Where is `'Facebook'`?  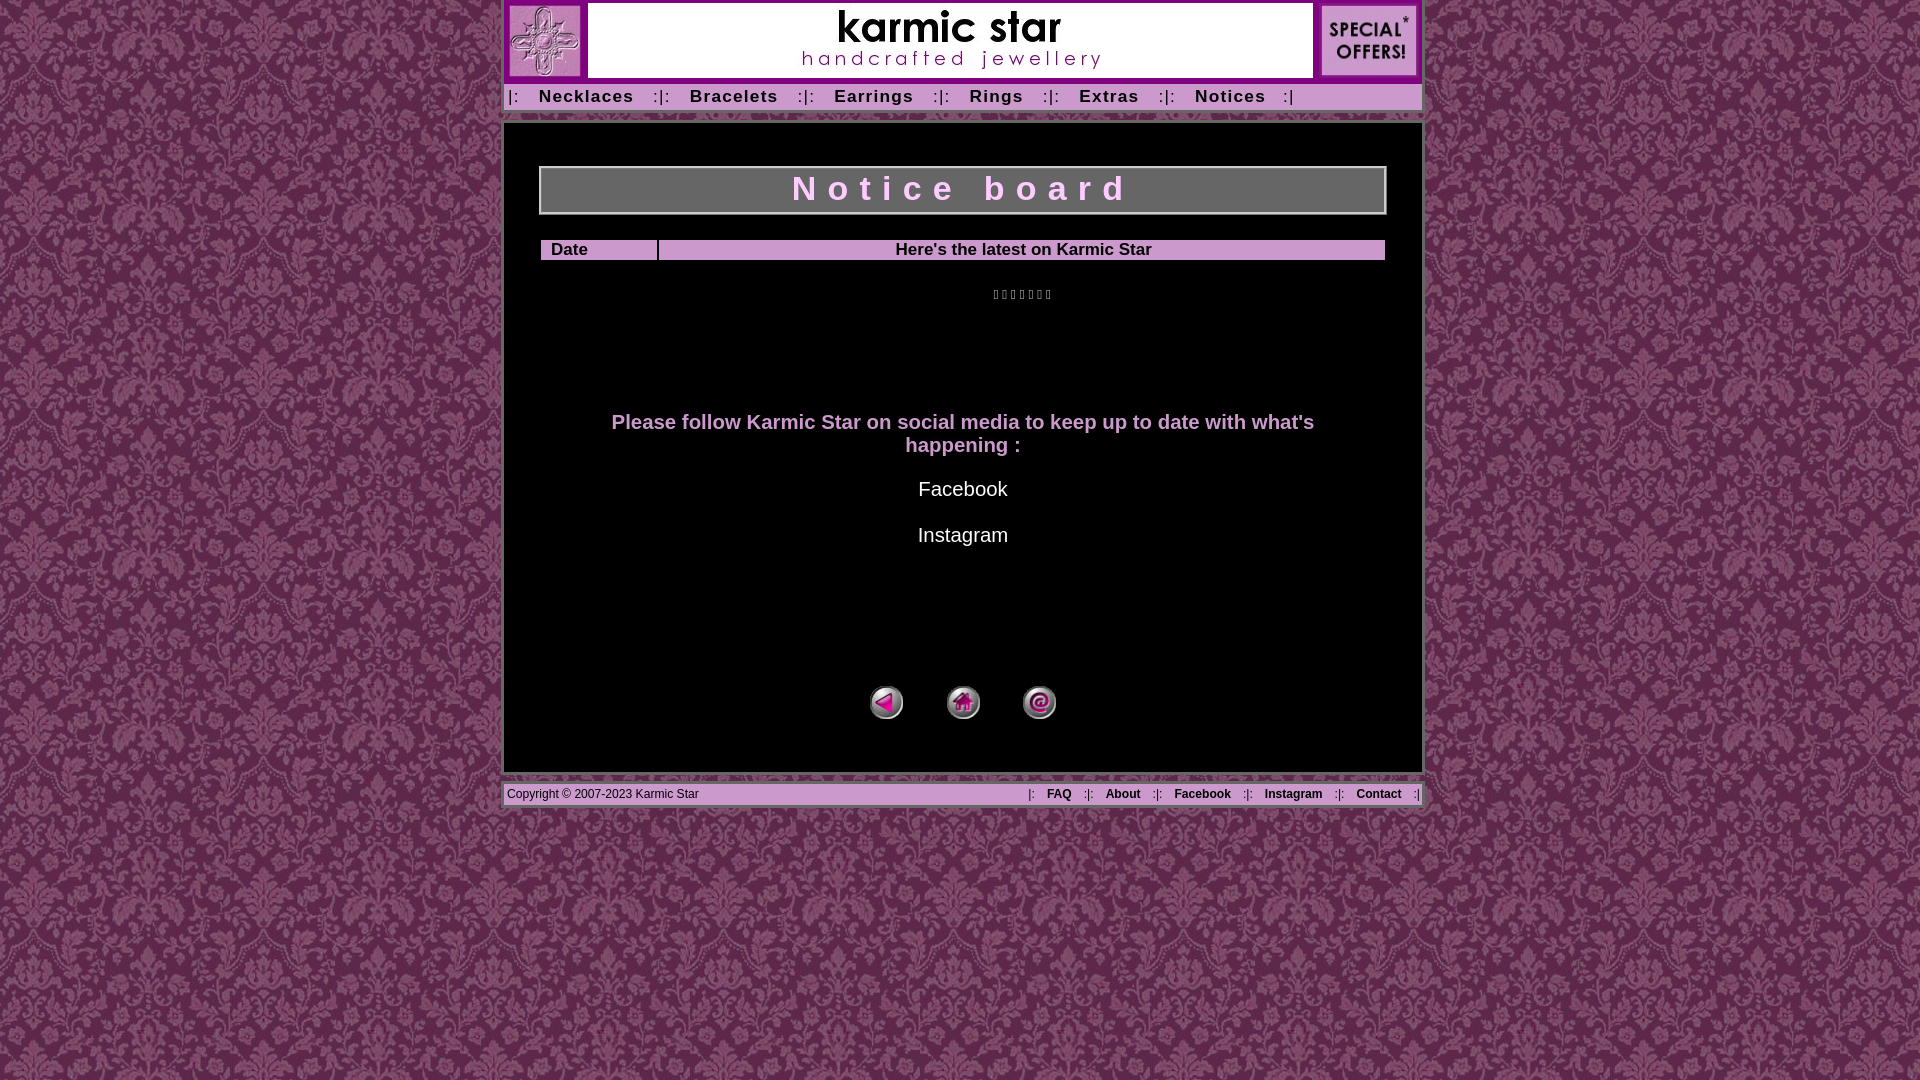 'Facebook' is located at coordinates (963, 489).